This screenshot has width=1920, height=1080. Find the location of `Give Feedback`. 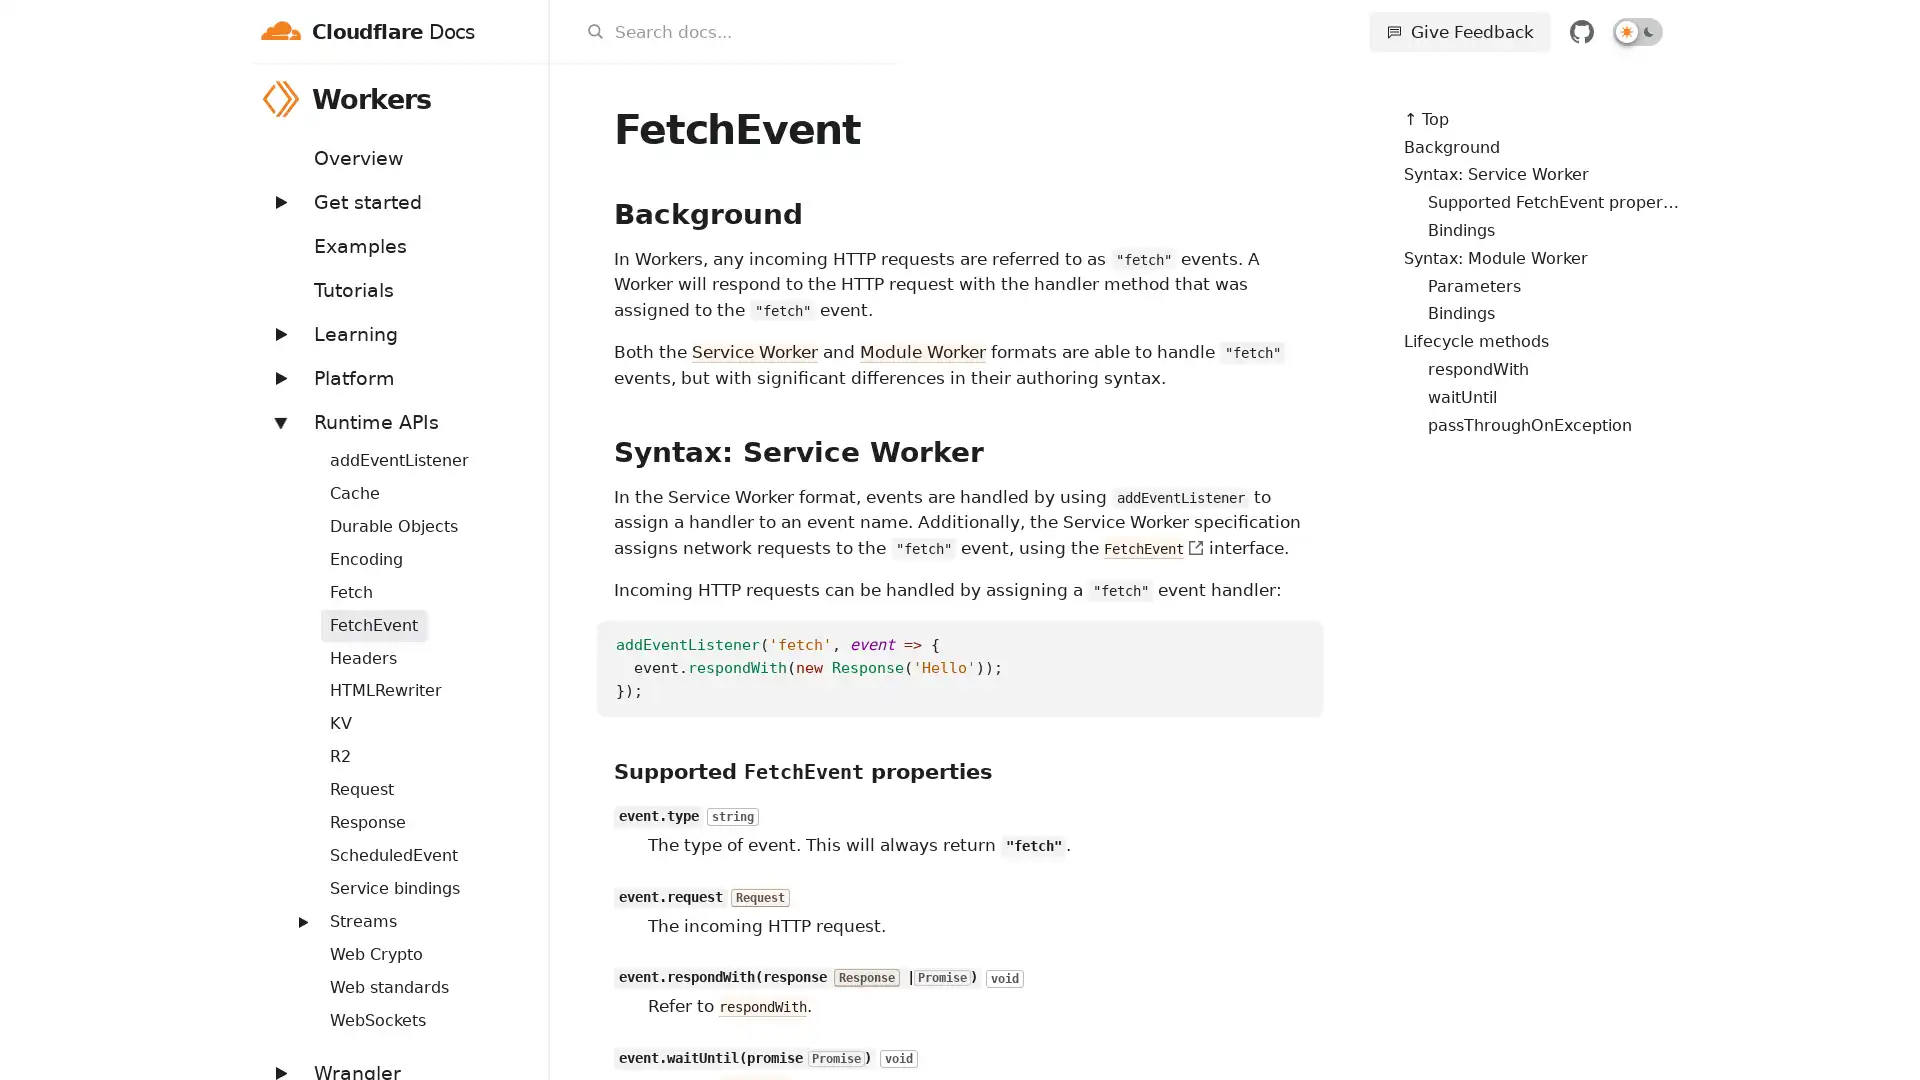

Give Feedback is located at coordinates (1459, 31).